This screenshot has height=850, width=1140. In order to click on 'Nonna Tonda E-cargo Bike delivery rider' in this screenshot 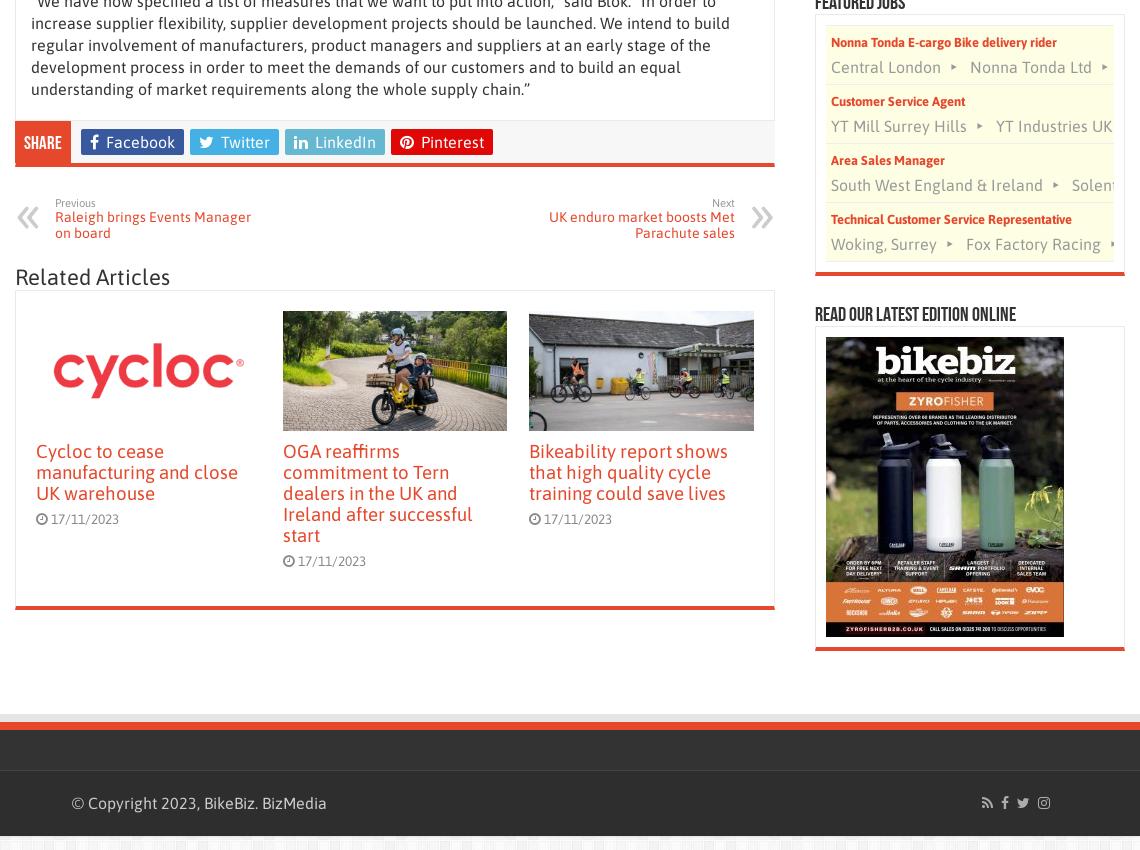, I will do `click(829, 41)`.